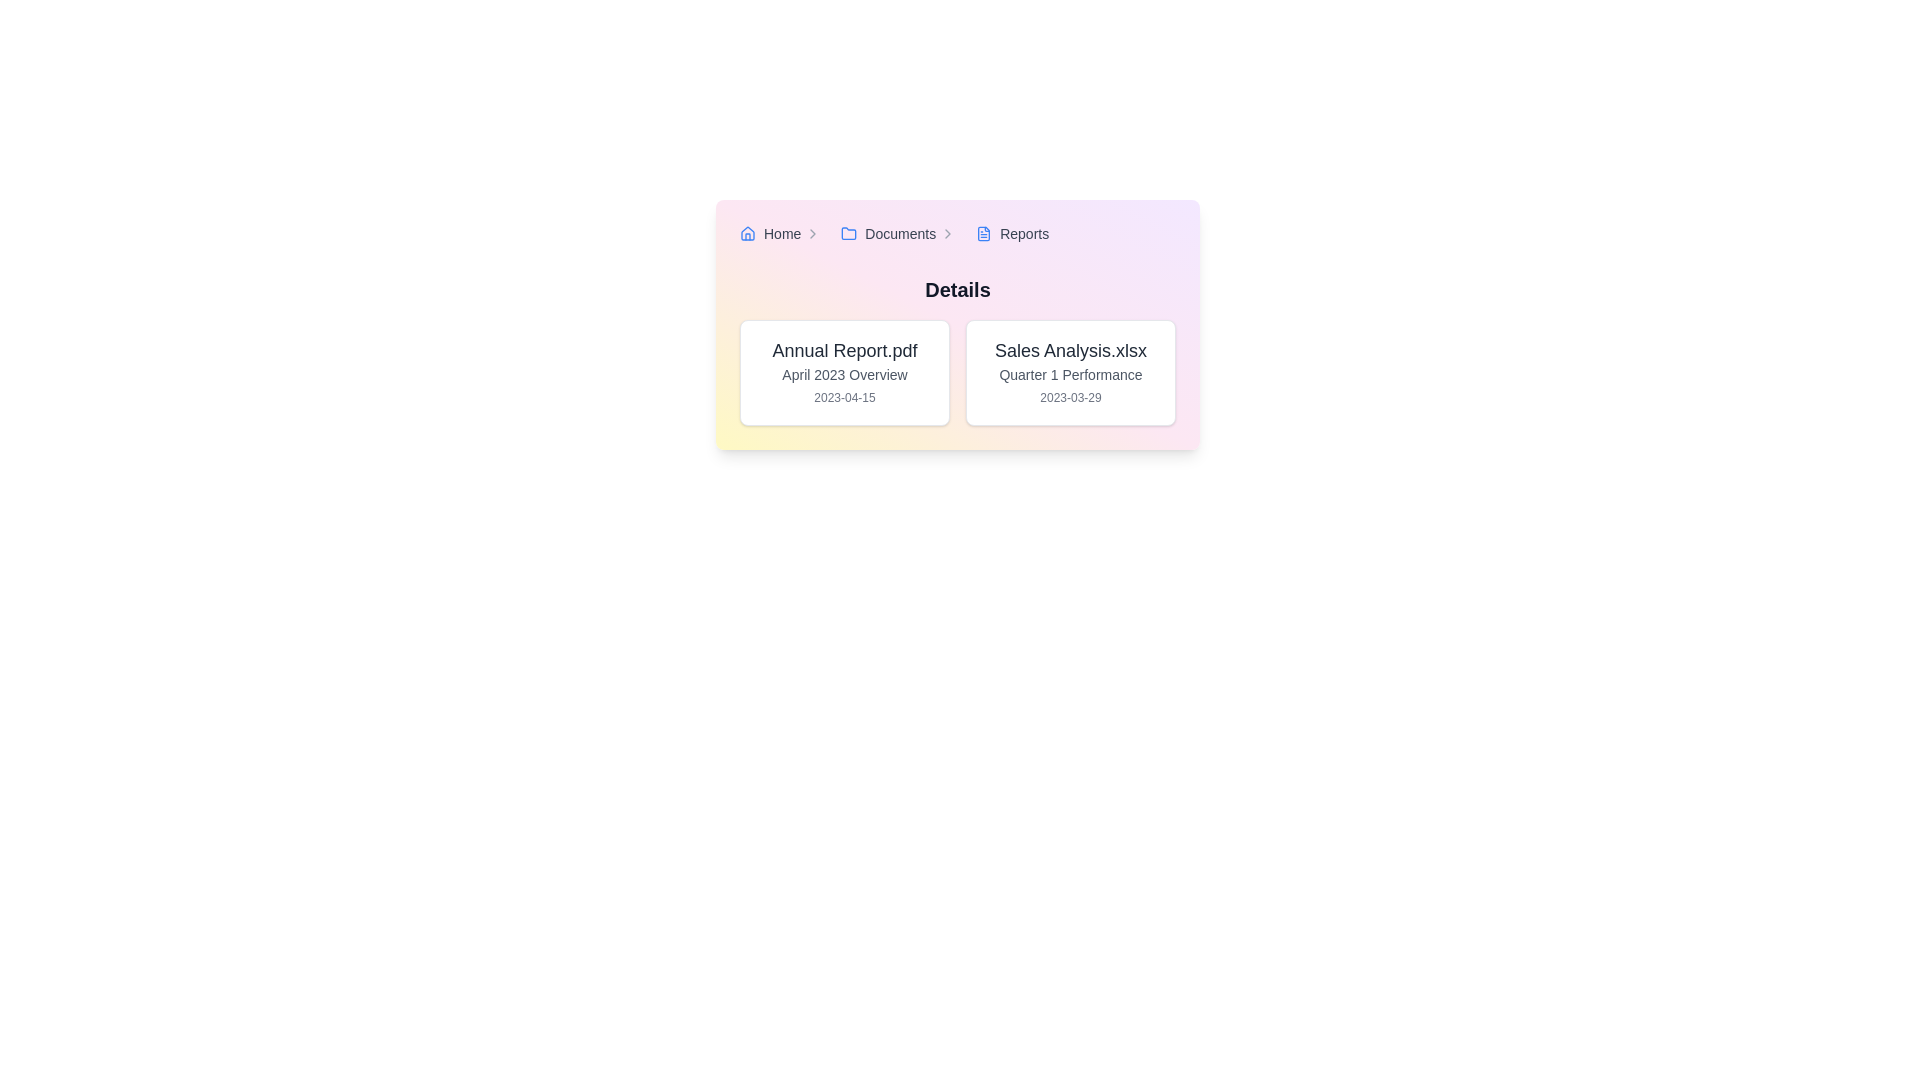 Image resolution: width=1920 pixels, height=1080 pixels. Describe the element at coordinates (781, 233) in the screenshot. I see `the first breadcrumb navigation link` at that location.